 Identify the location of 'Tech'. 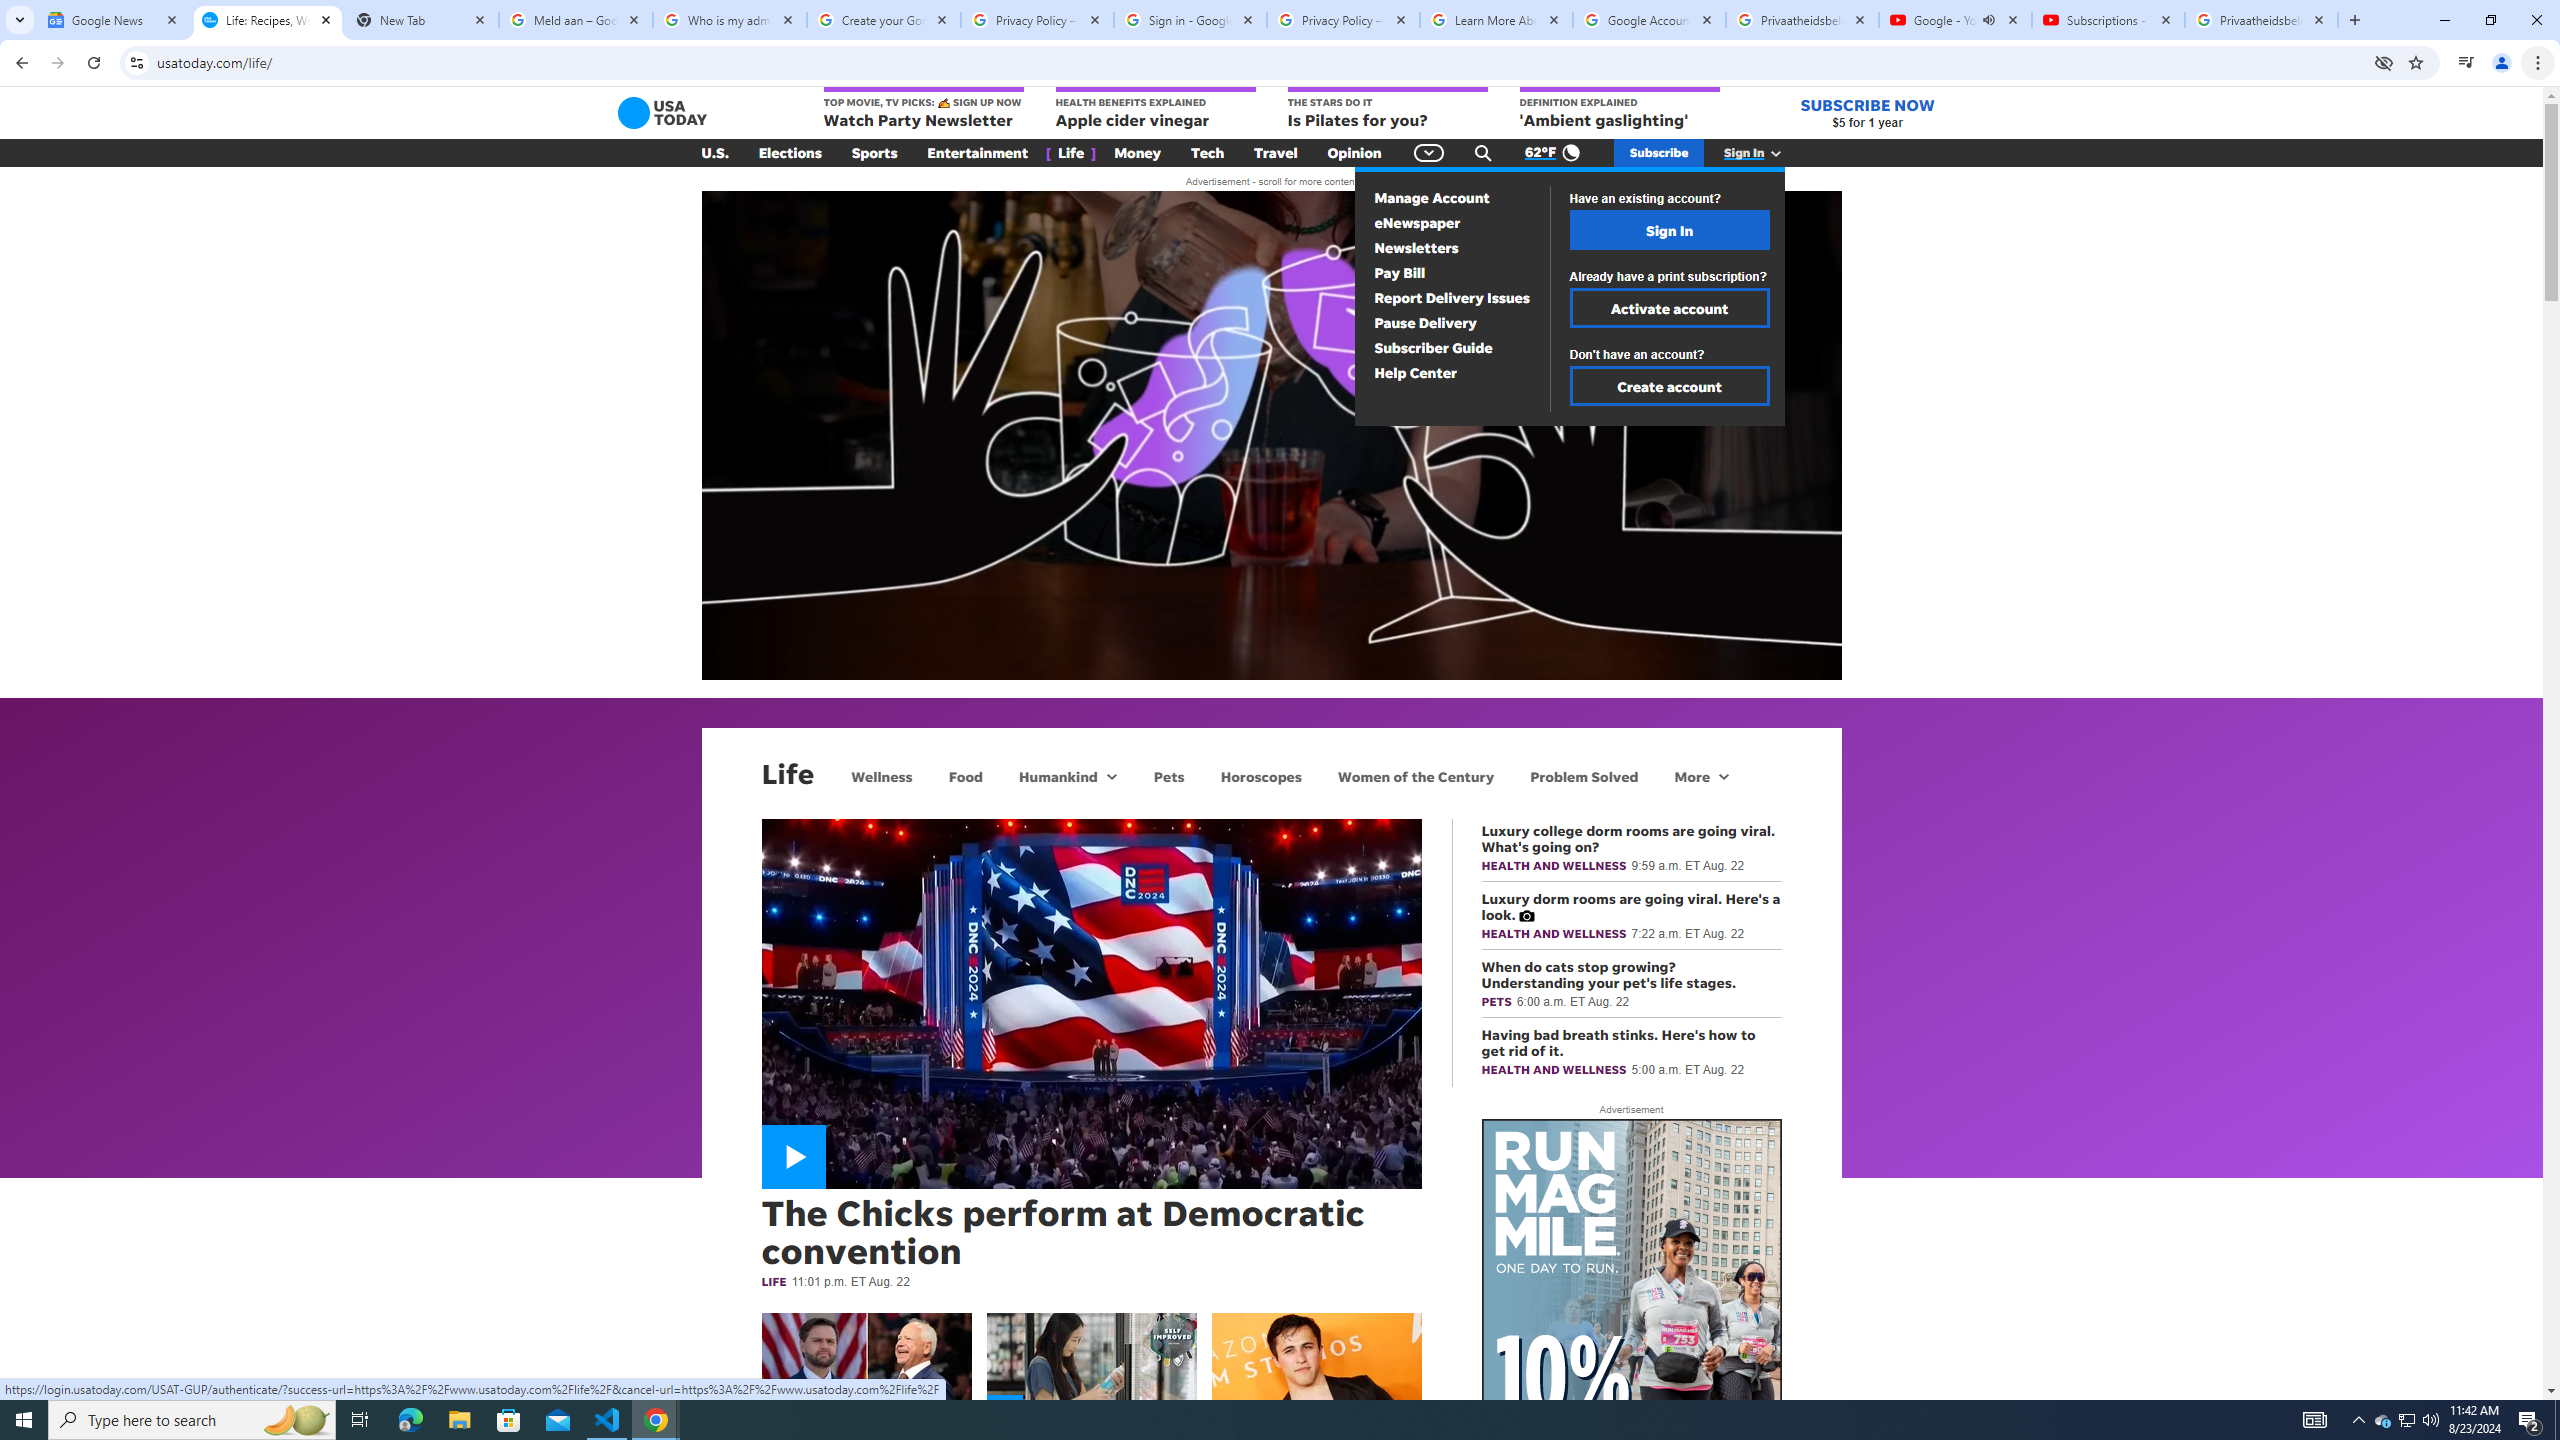
(1206, 153).